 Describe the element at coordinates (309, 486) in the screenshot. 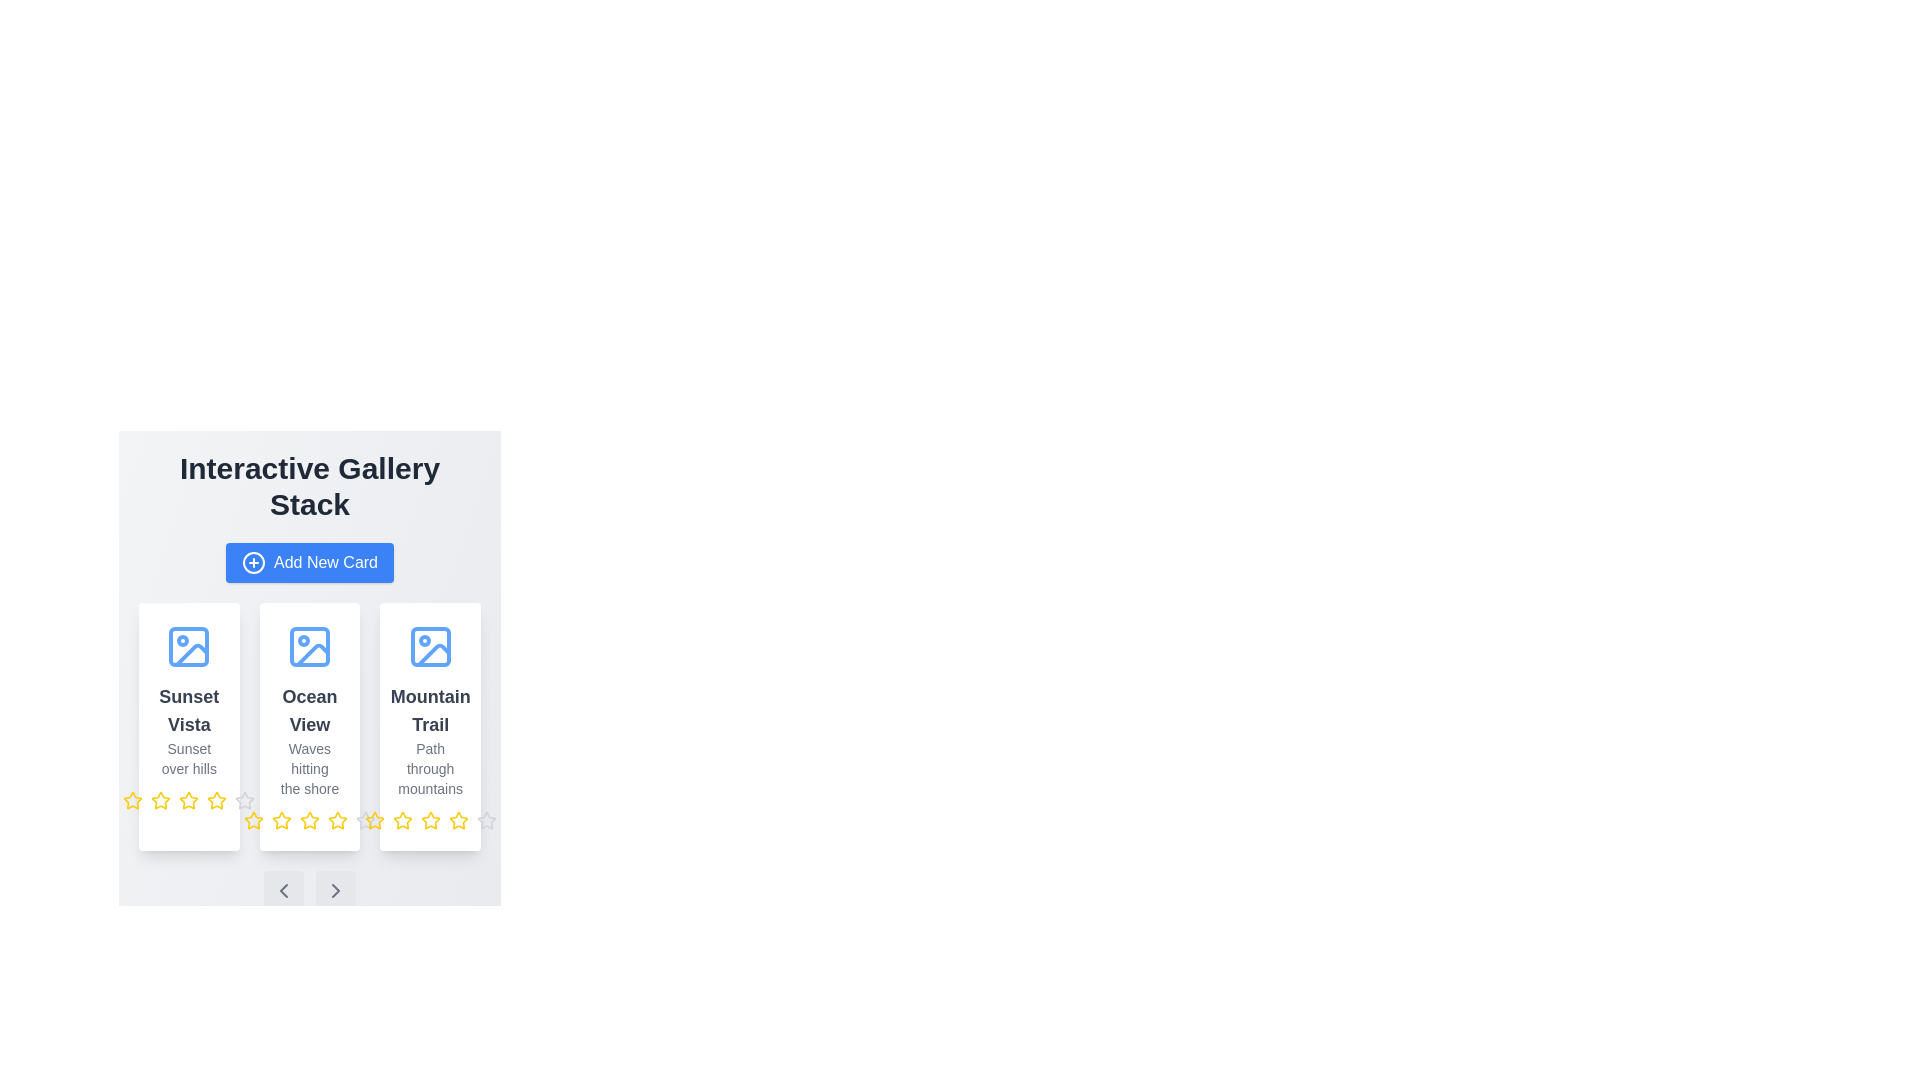

I see `title text located at the top of the interactive gallery stack, which precedes the blue button labeled 'Add New Card'` at that location.